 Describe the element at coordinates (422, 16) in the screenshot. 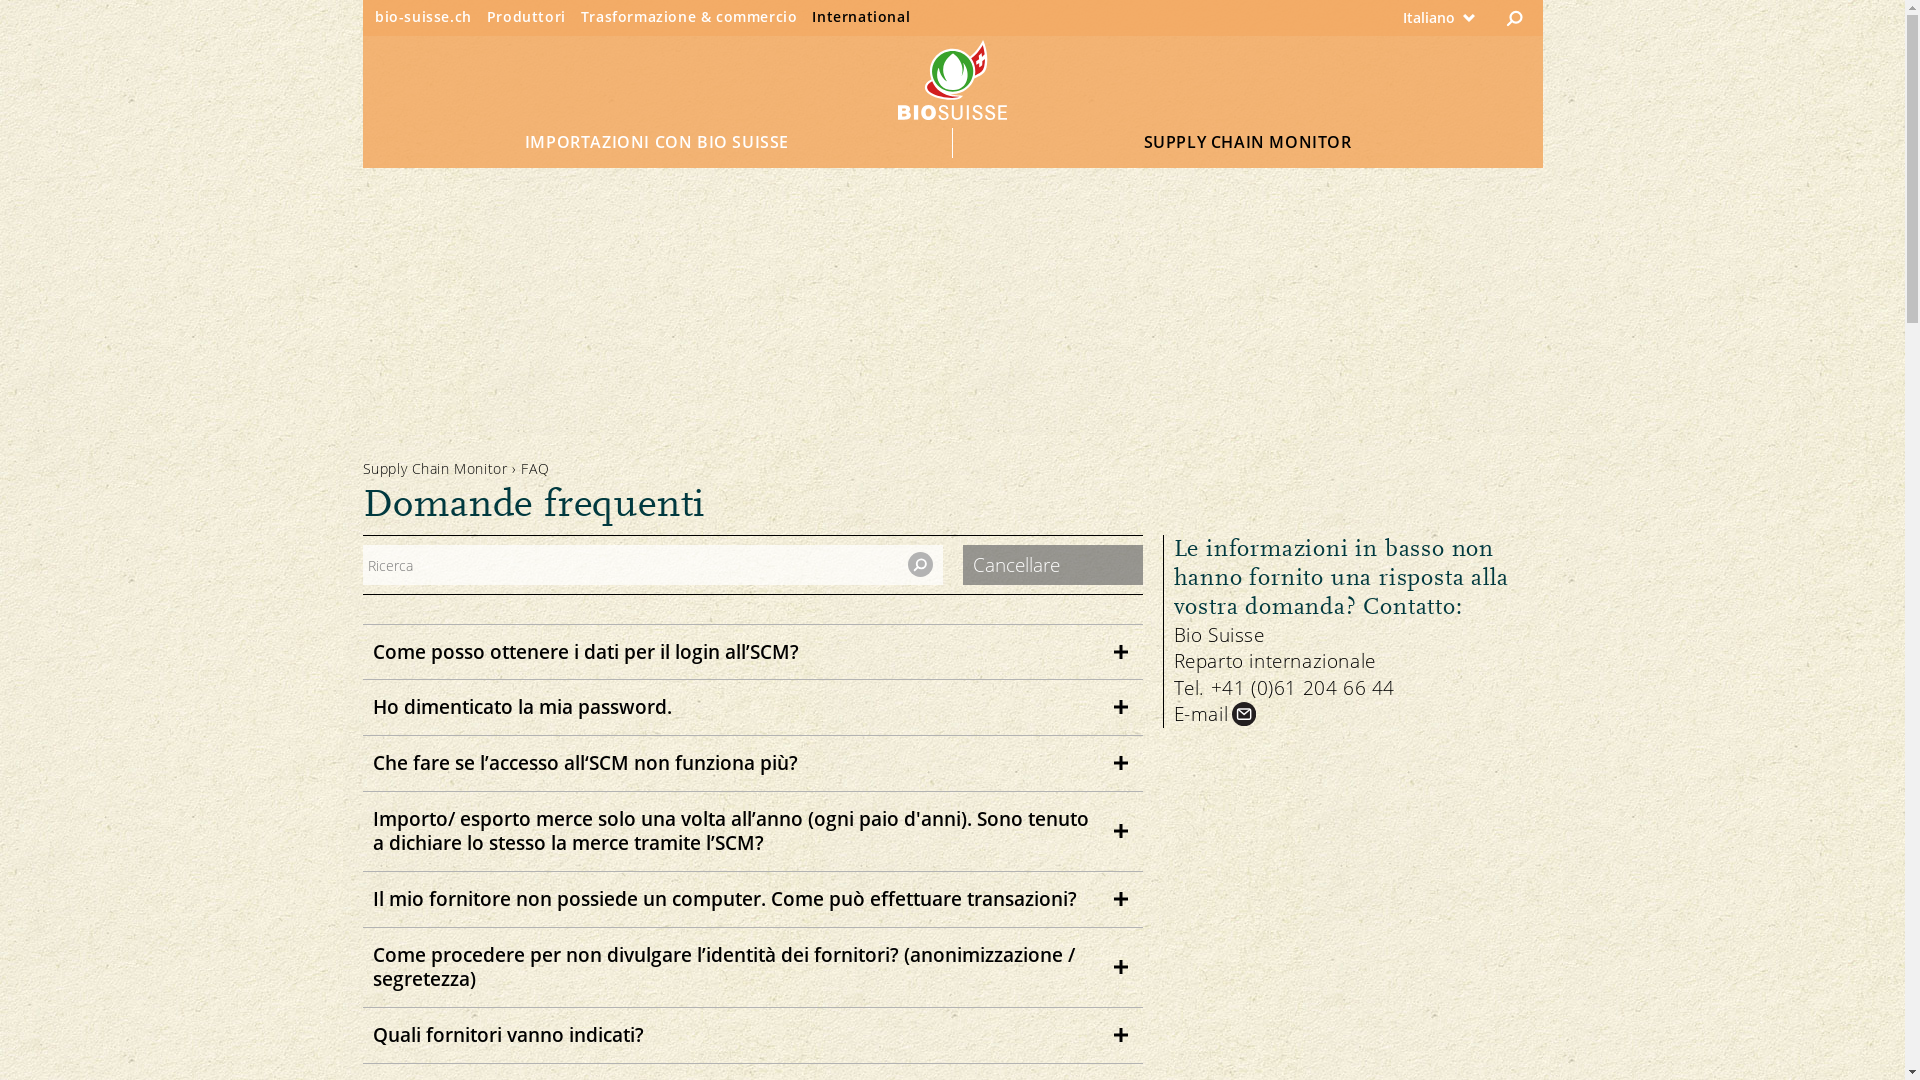

I see `'bio-suisse.ch'` at that location.